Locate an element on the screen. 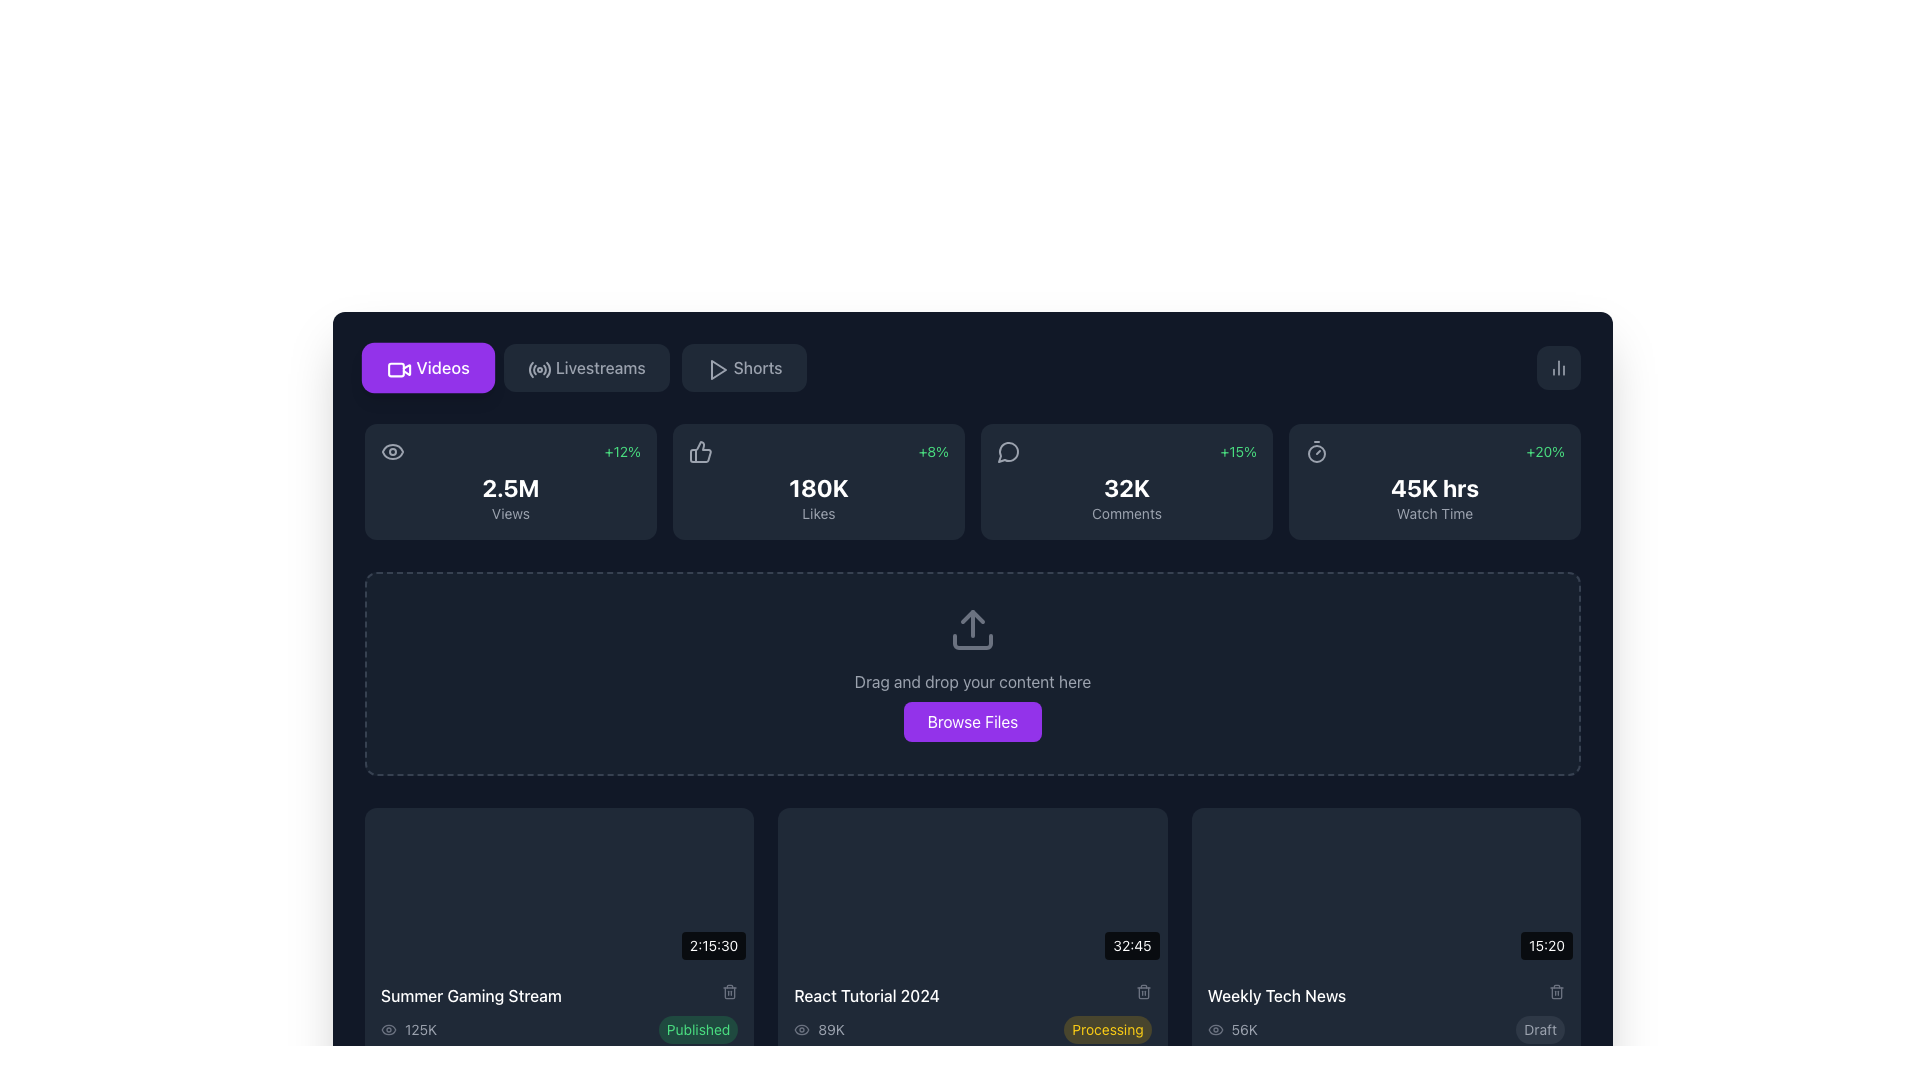 Image resolution: width=1920 pixels, height=1080 pixels. the Text-based informational block displaying the number of comments, positioned in the third section of the top row of the dashboard interface, adjacent to '180K Likes' on the left and '45K hrs' on the right is located at coordinates (1127, 496).